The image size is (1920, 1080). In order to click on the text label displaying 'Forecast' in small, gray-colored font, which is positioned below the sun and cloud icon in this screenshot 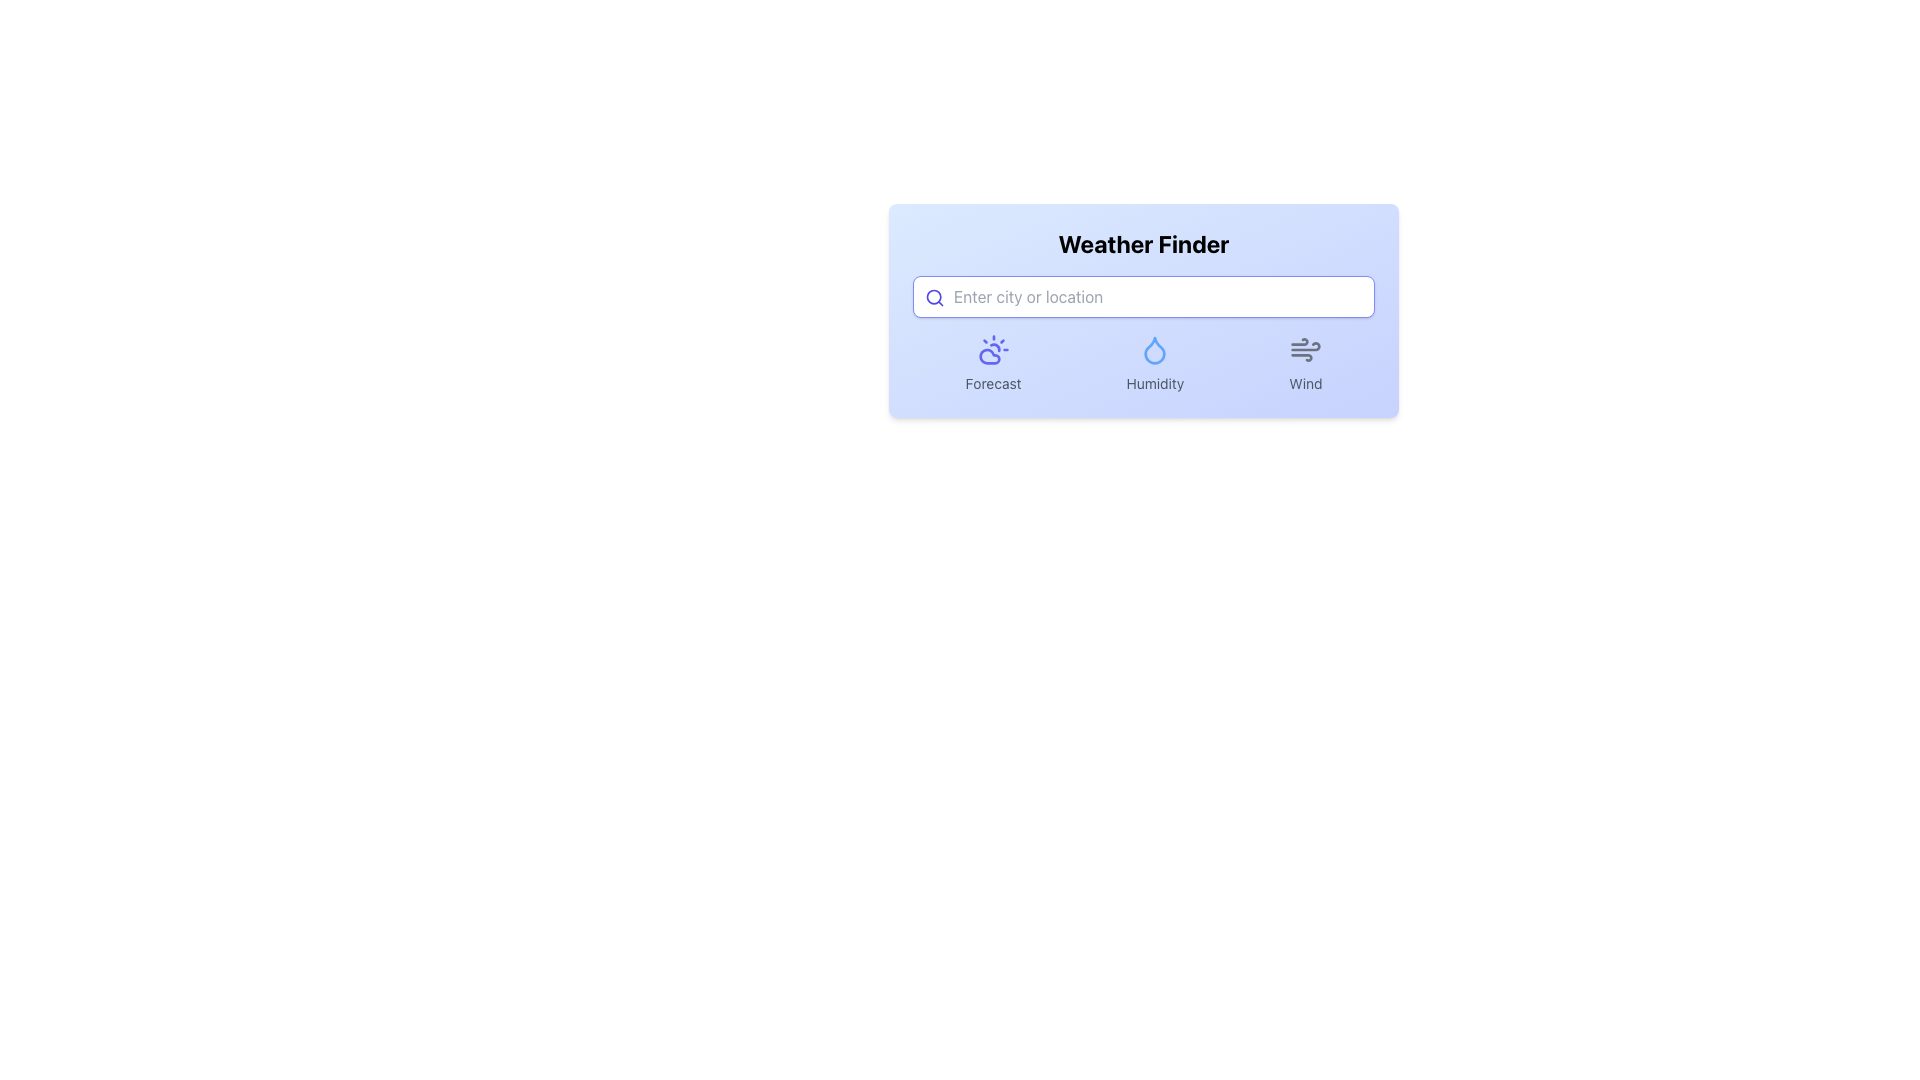, I will do `click(993, 384)`.